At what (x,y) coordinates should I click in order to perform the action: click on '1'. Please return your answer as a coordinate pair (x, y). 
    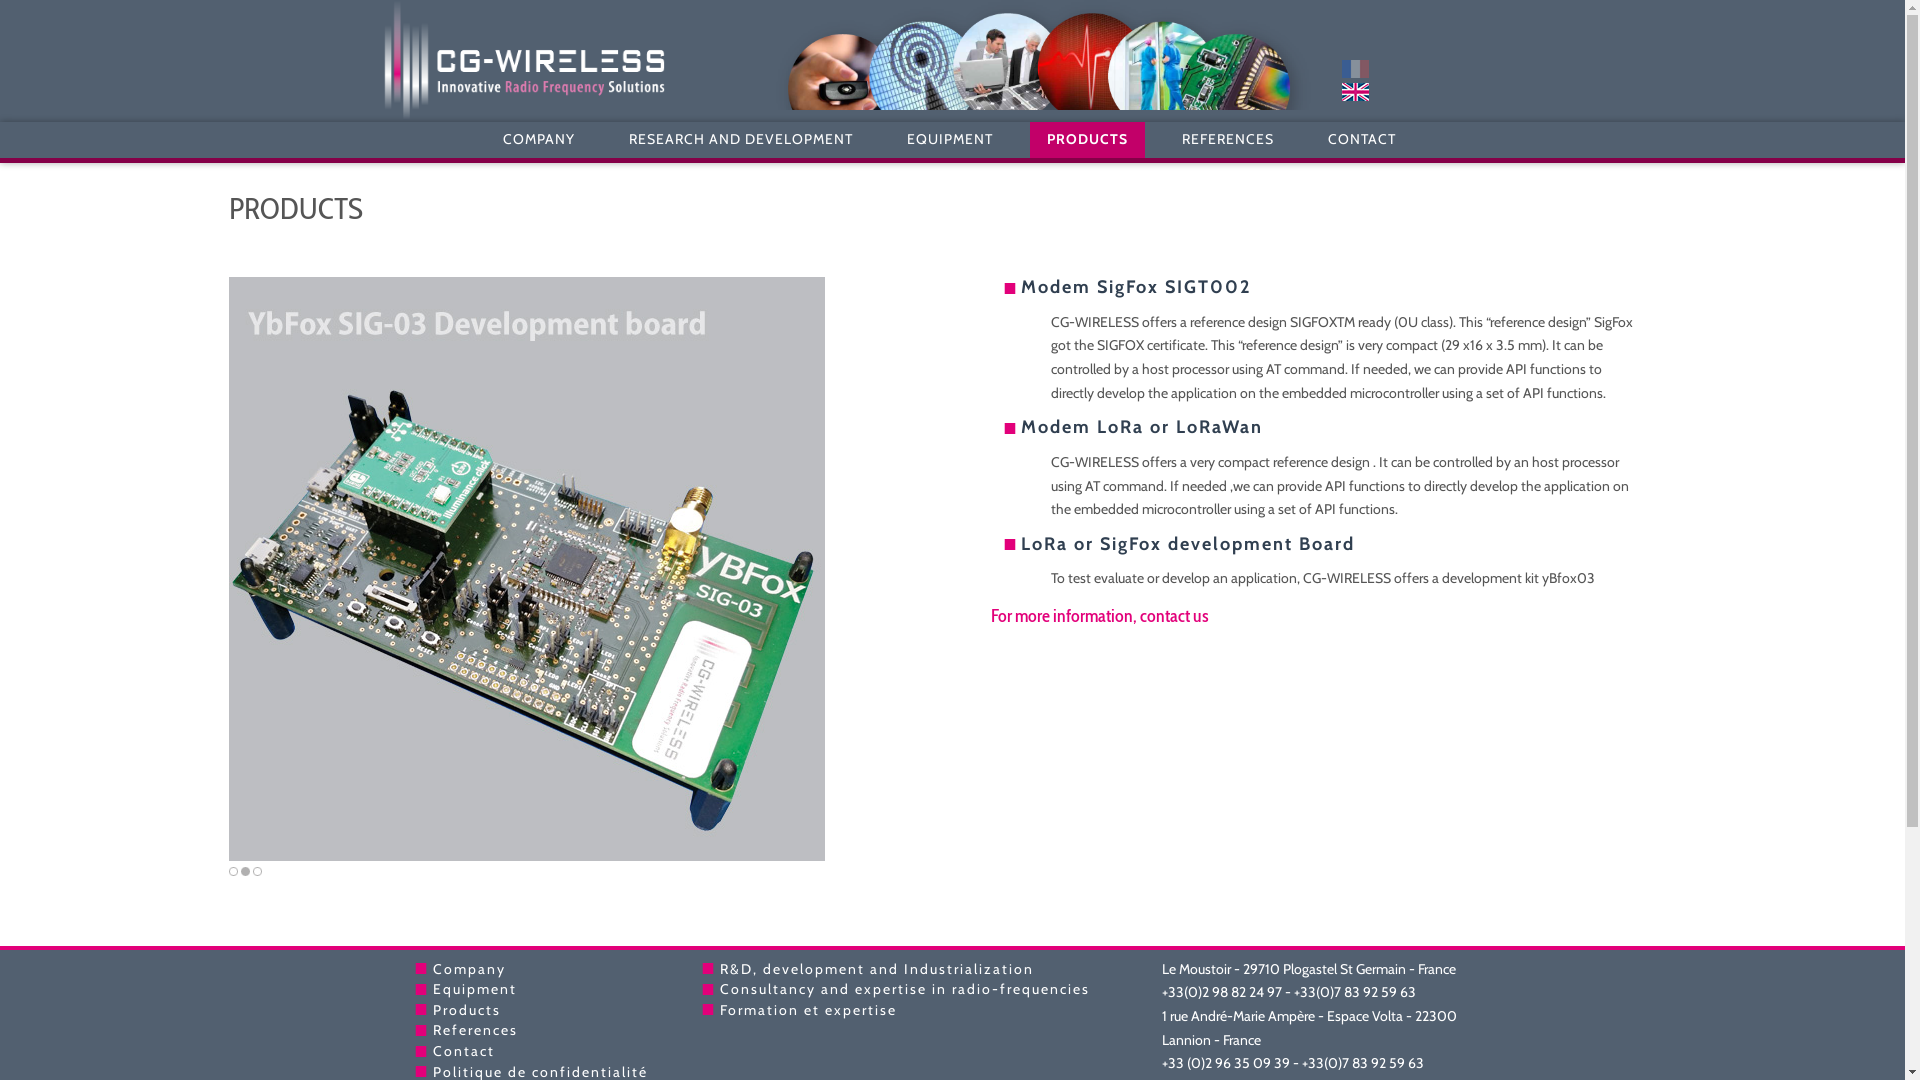
    Looking at the image, I should click on (233, 870).